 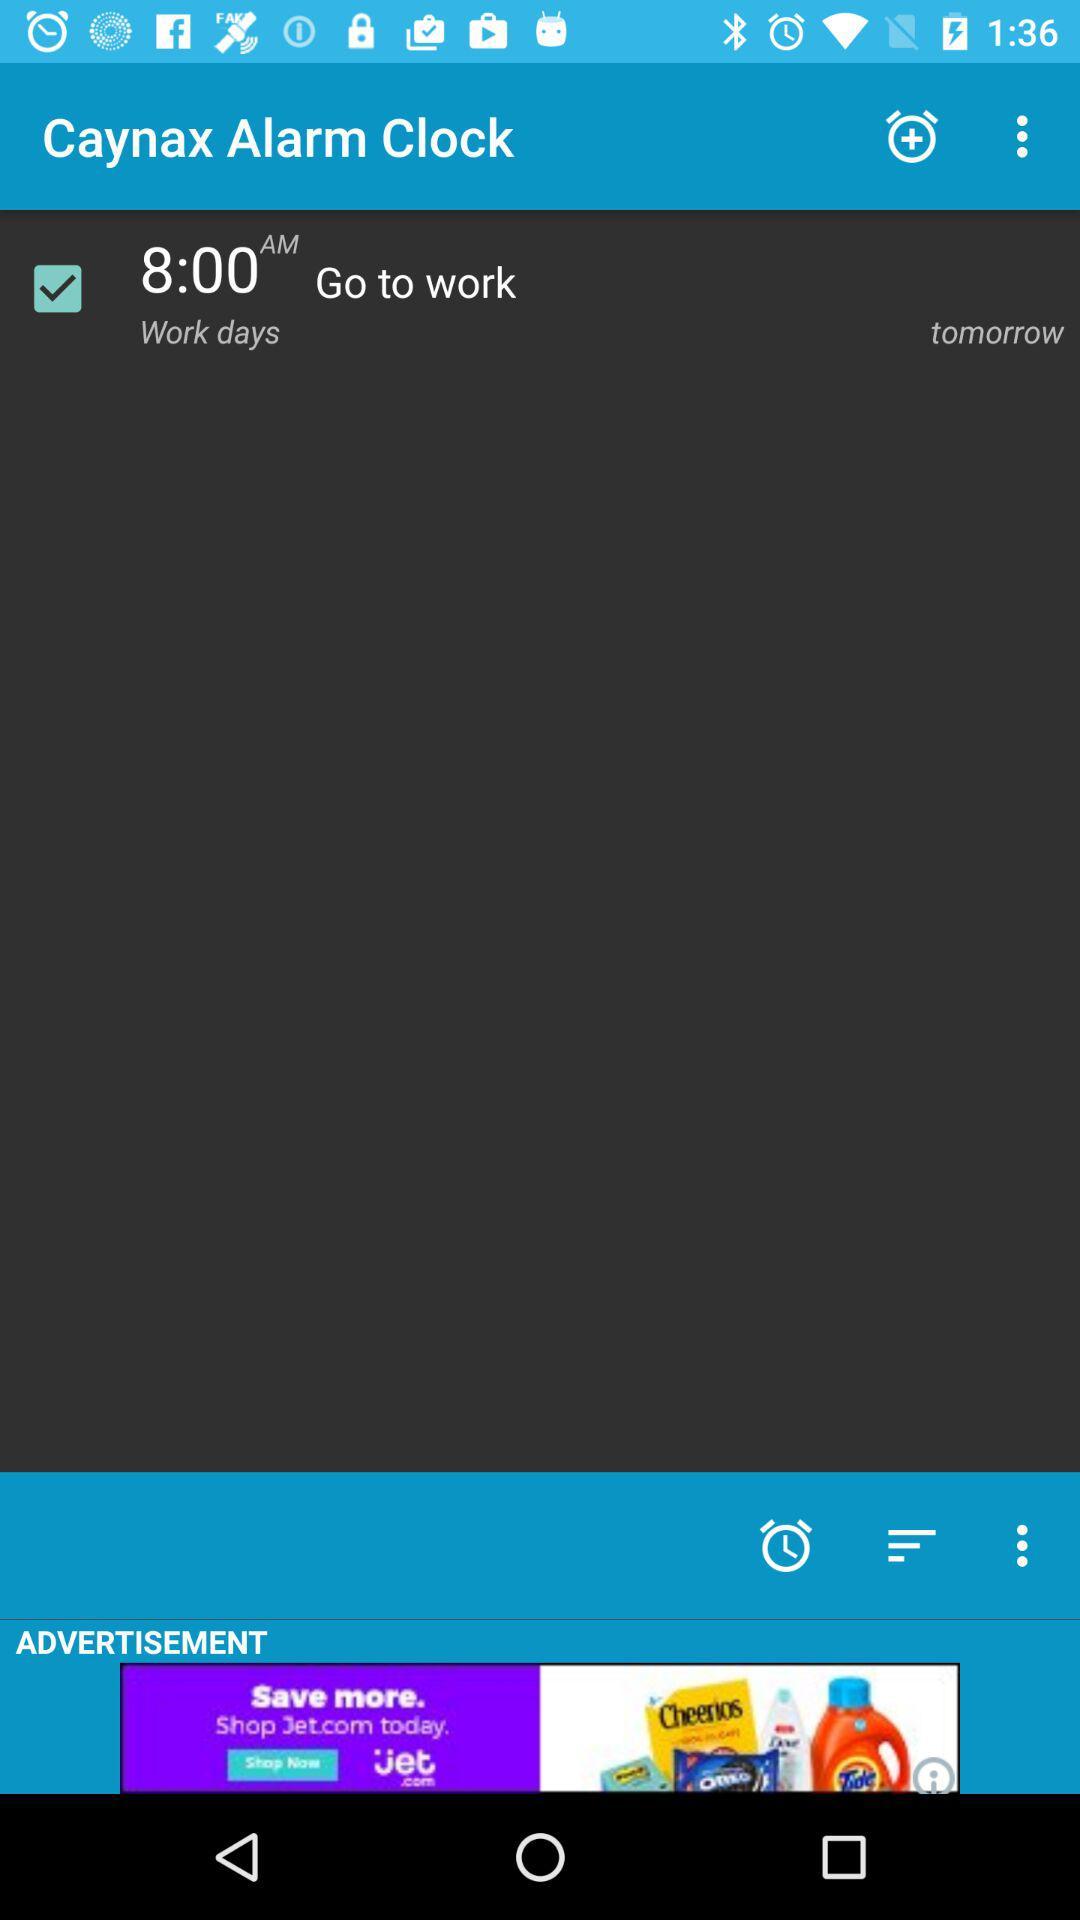 What do you see at coordinates (69, 287) in the screenshot?
I see `alarm on or off` at bounding box center [69, 287].